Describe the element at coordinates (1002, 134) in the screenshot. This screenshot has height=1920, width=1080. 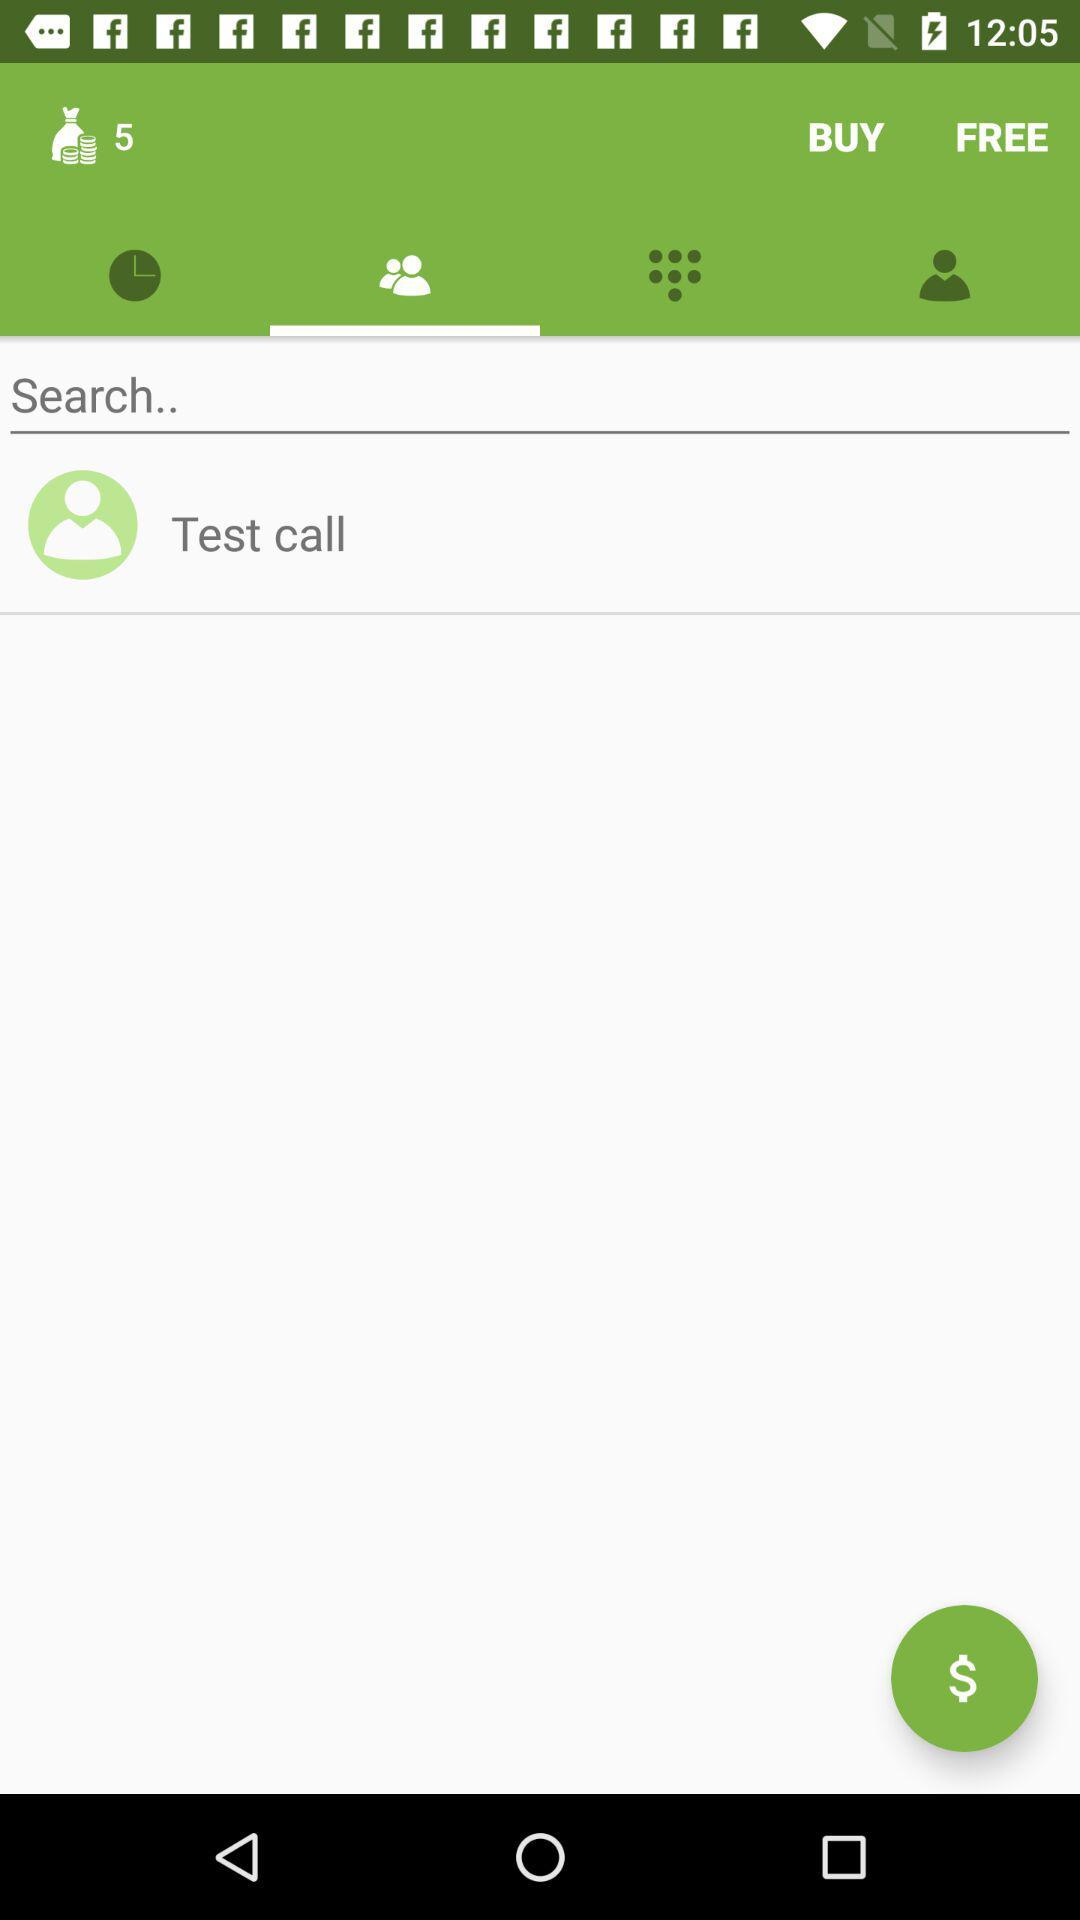
I see `the button free on the top right corner of the web page` at that location.